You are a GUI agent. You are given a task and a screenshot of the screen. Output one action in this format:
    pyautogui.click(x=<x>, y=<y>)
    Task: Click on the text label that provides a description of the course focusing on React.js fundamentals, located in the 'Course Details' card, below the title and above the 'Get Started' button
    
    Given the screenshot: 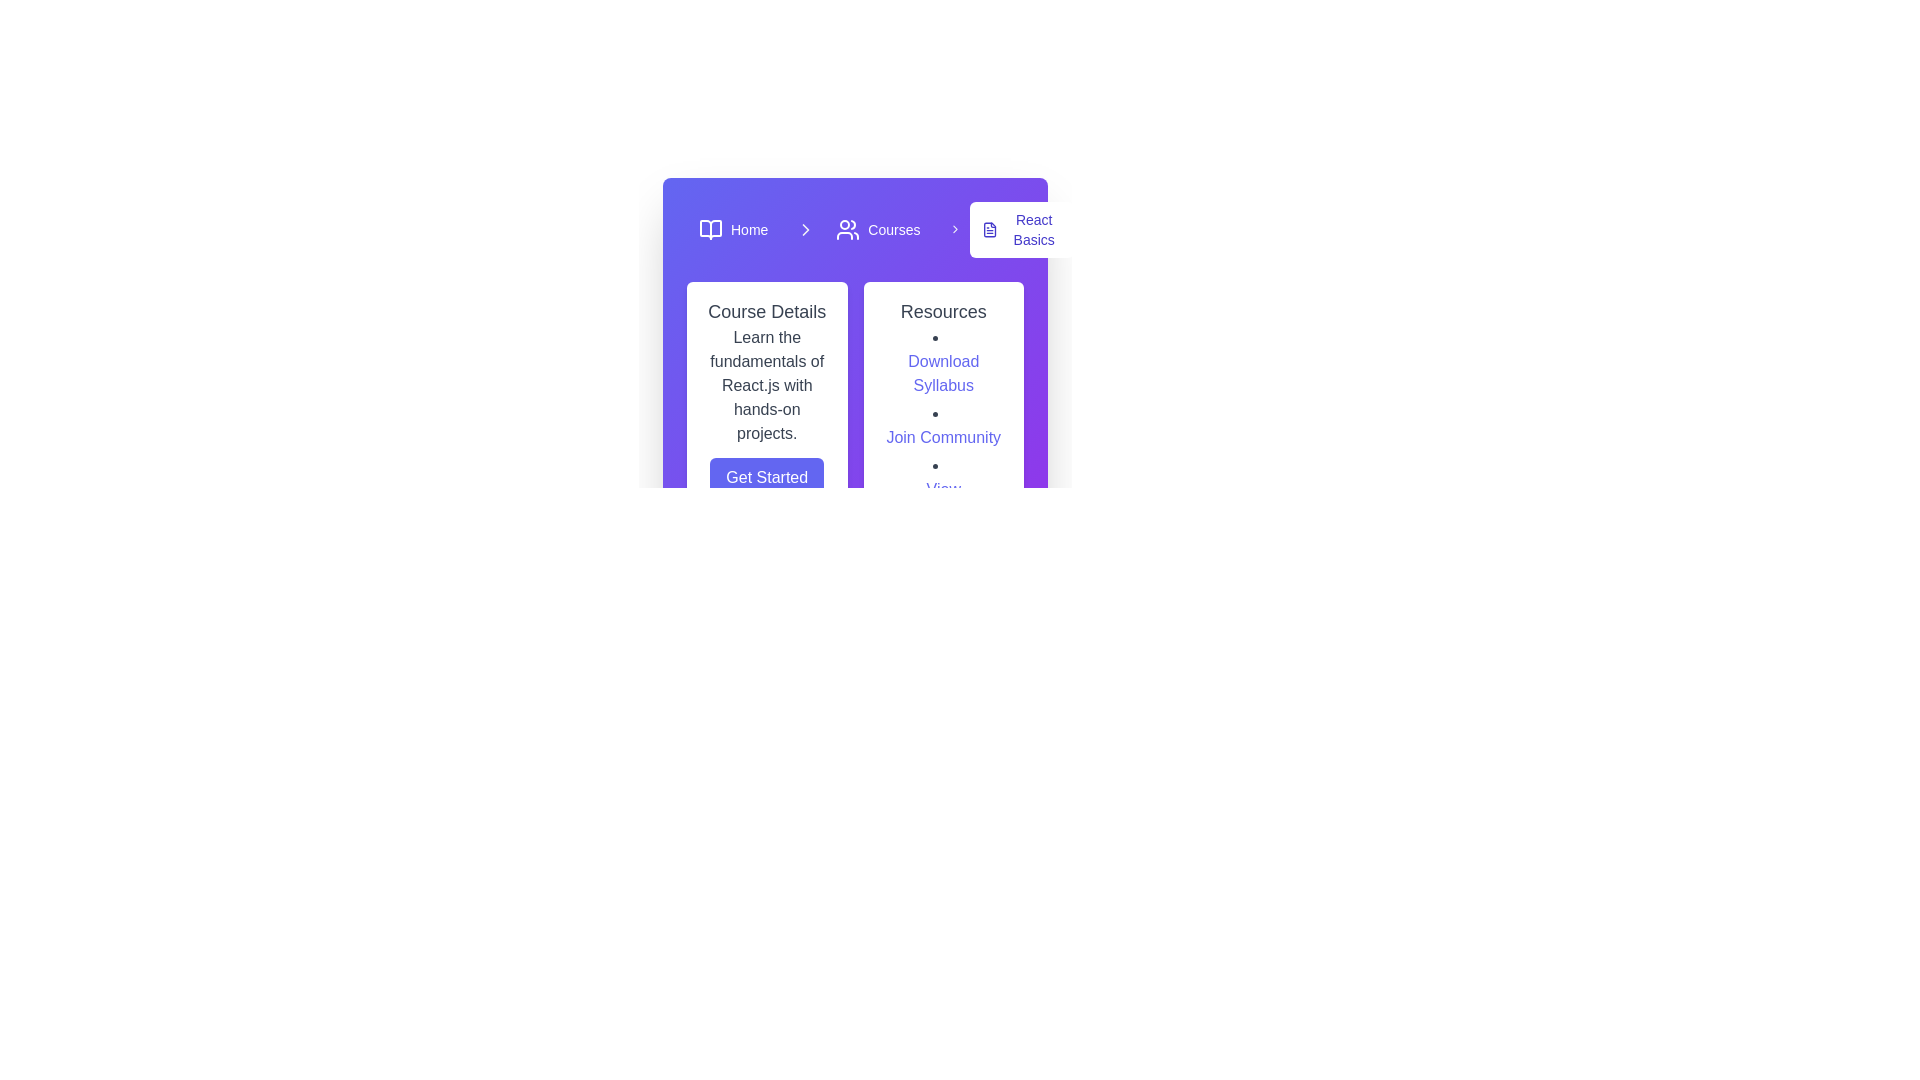 What is the action you would take?
    pyautogui.click(x=766, y=385)
    